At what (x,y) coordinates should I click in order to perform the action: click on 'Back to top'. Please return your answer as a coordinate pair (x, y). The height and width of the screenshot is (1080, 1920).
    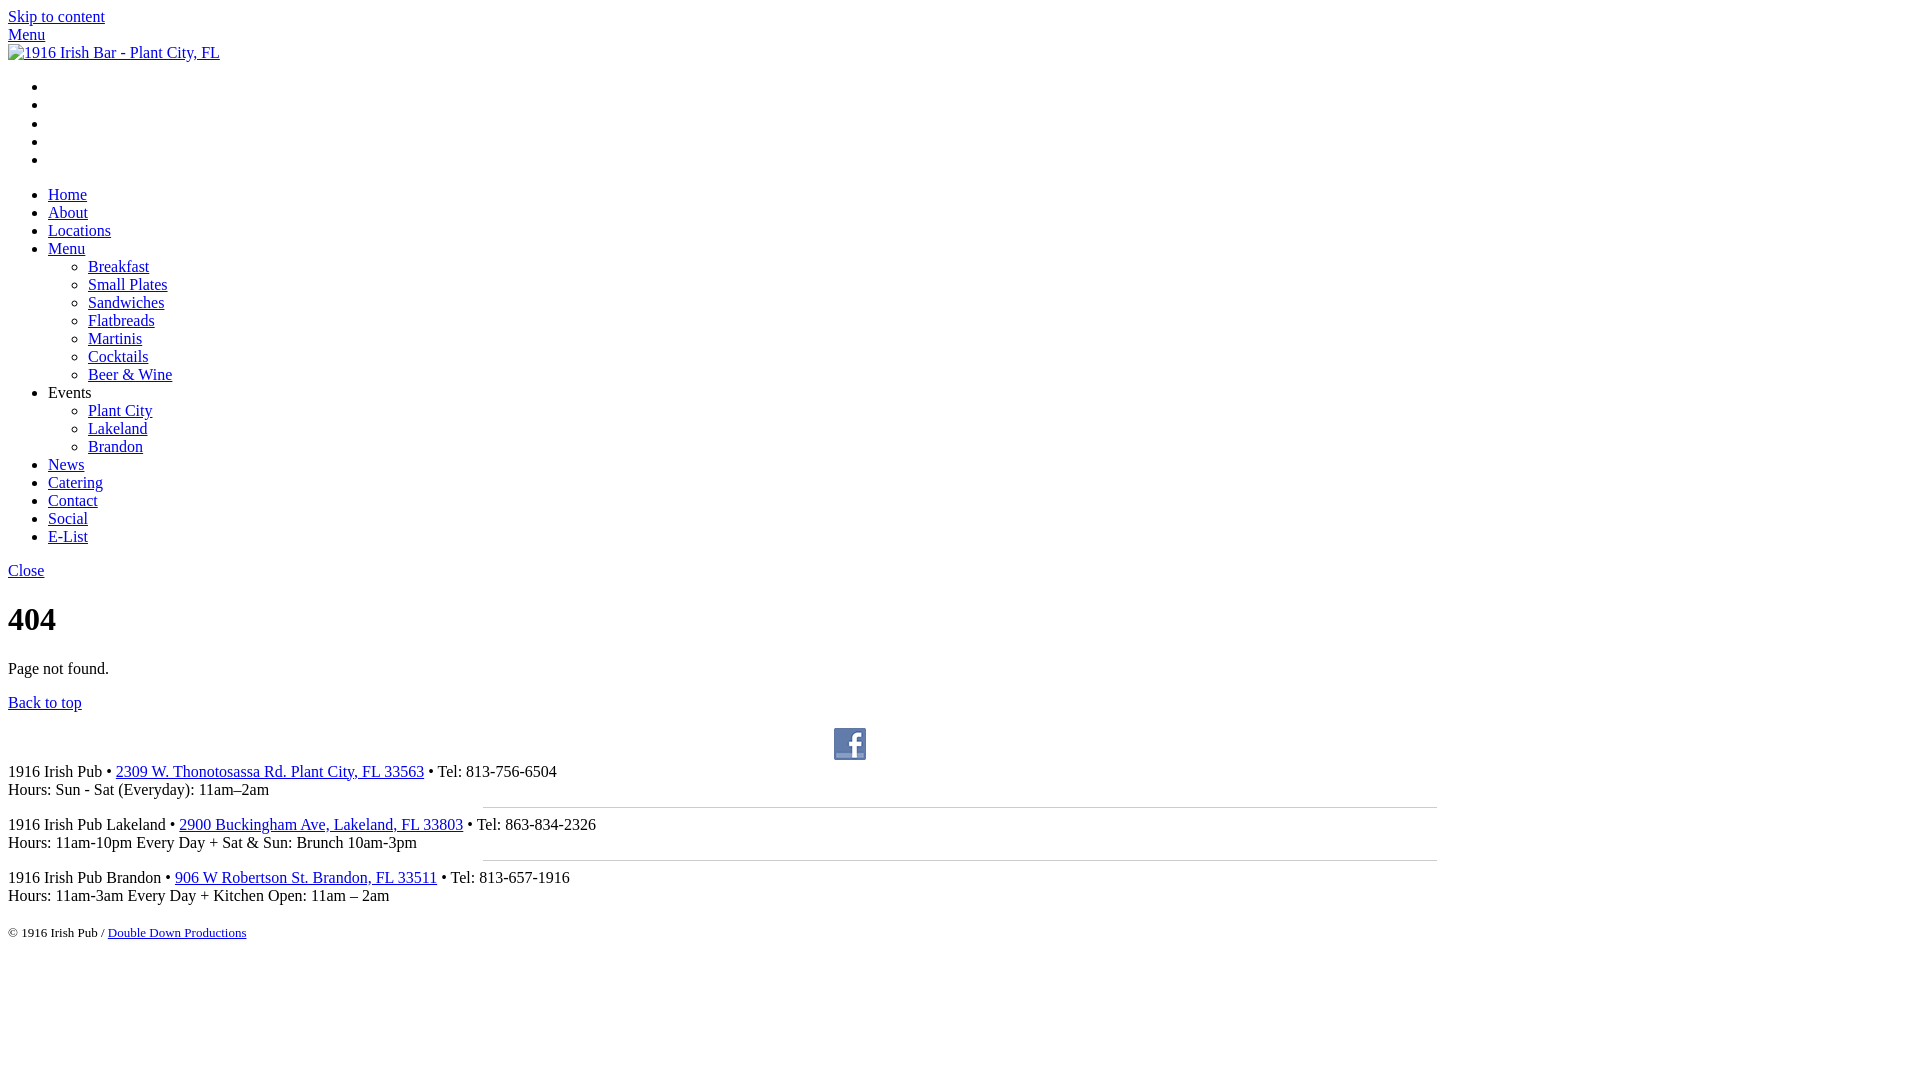
    Looking at the image, I should click on (44, 701).